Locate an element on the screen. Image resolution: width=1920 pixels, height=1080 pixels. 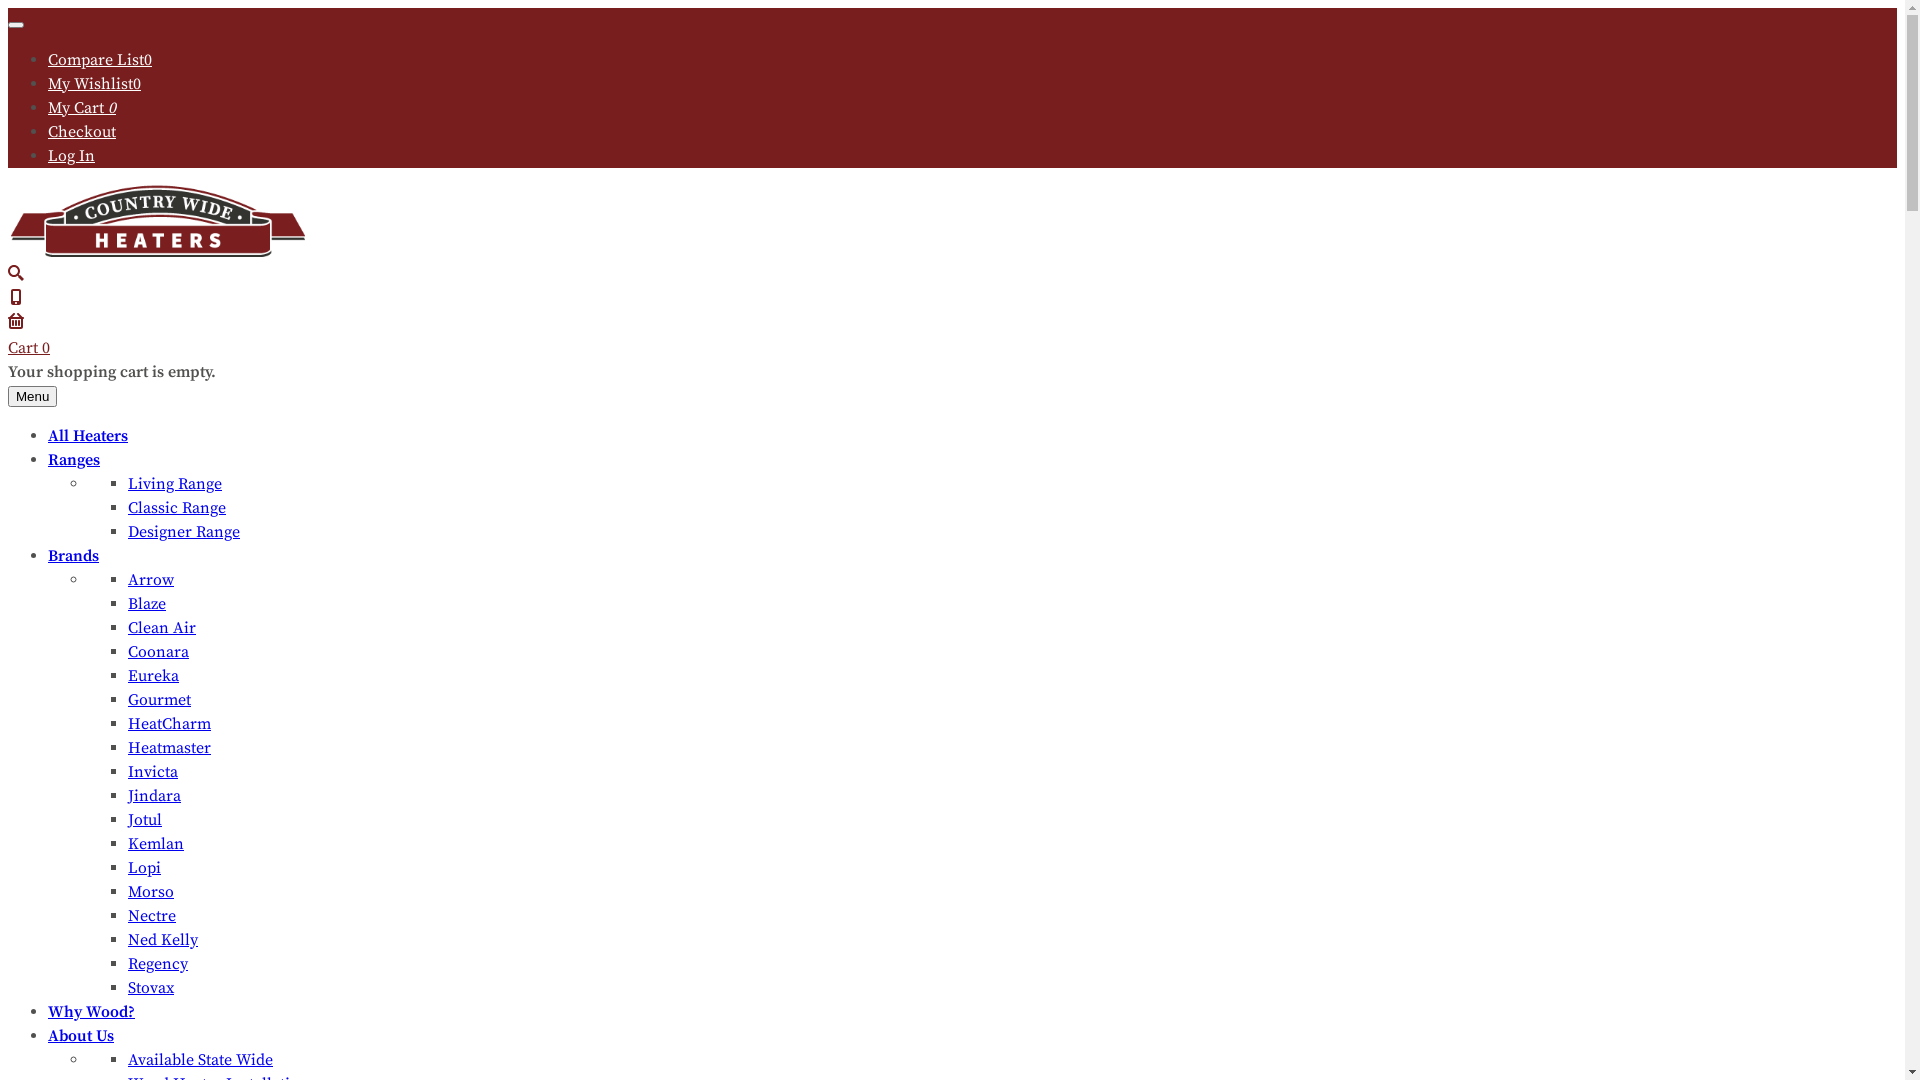
'My Wishlist0' is located at coordinates (93, 83).